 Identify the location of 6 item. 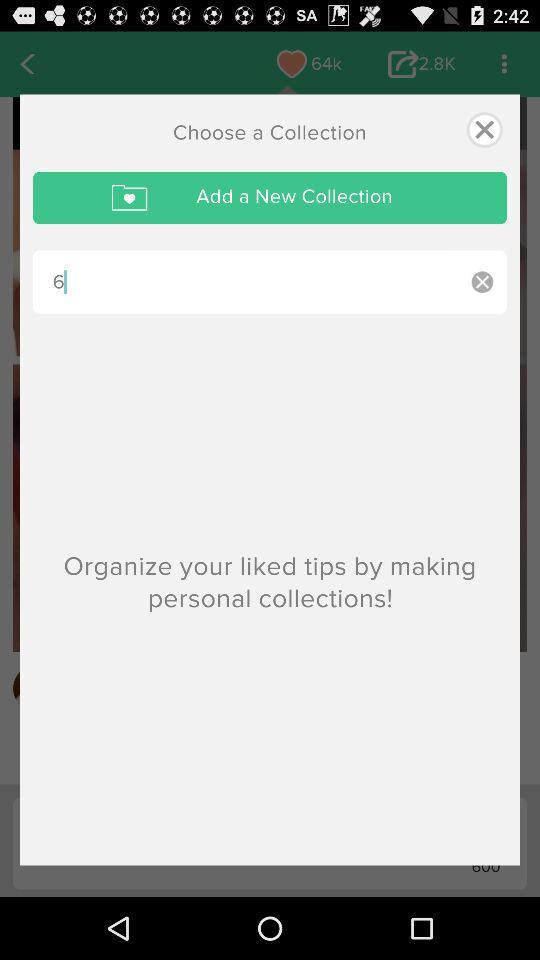
(245, 281).